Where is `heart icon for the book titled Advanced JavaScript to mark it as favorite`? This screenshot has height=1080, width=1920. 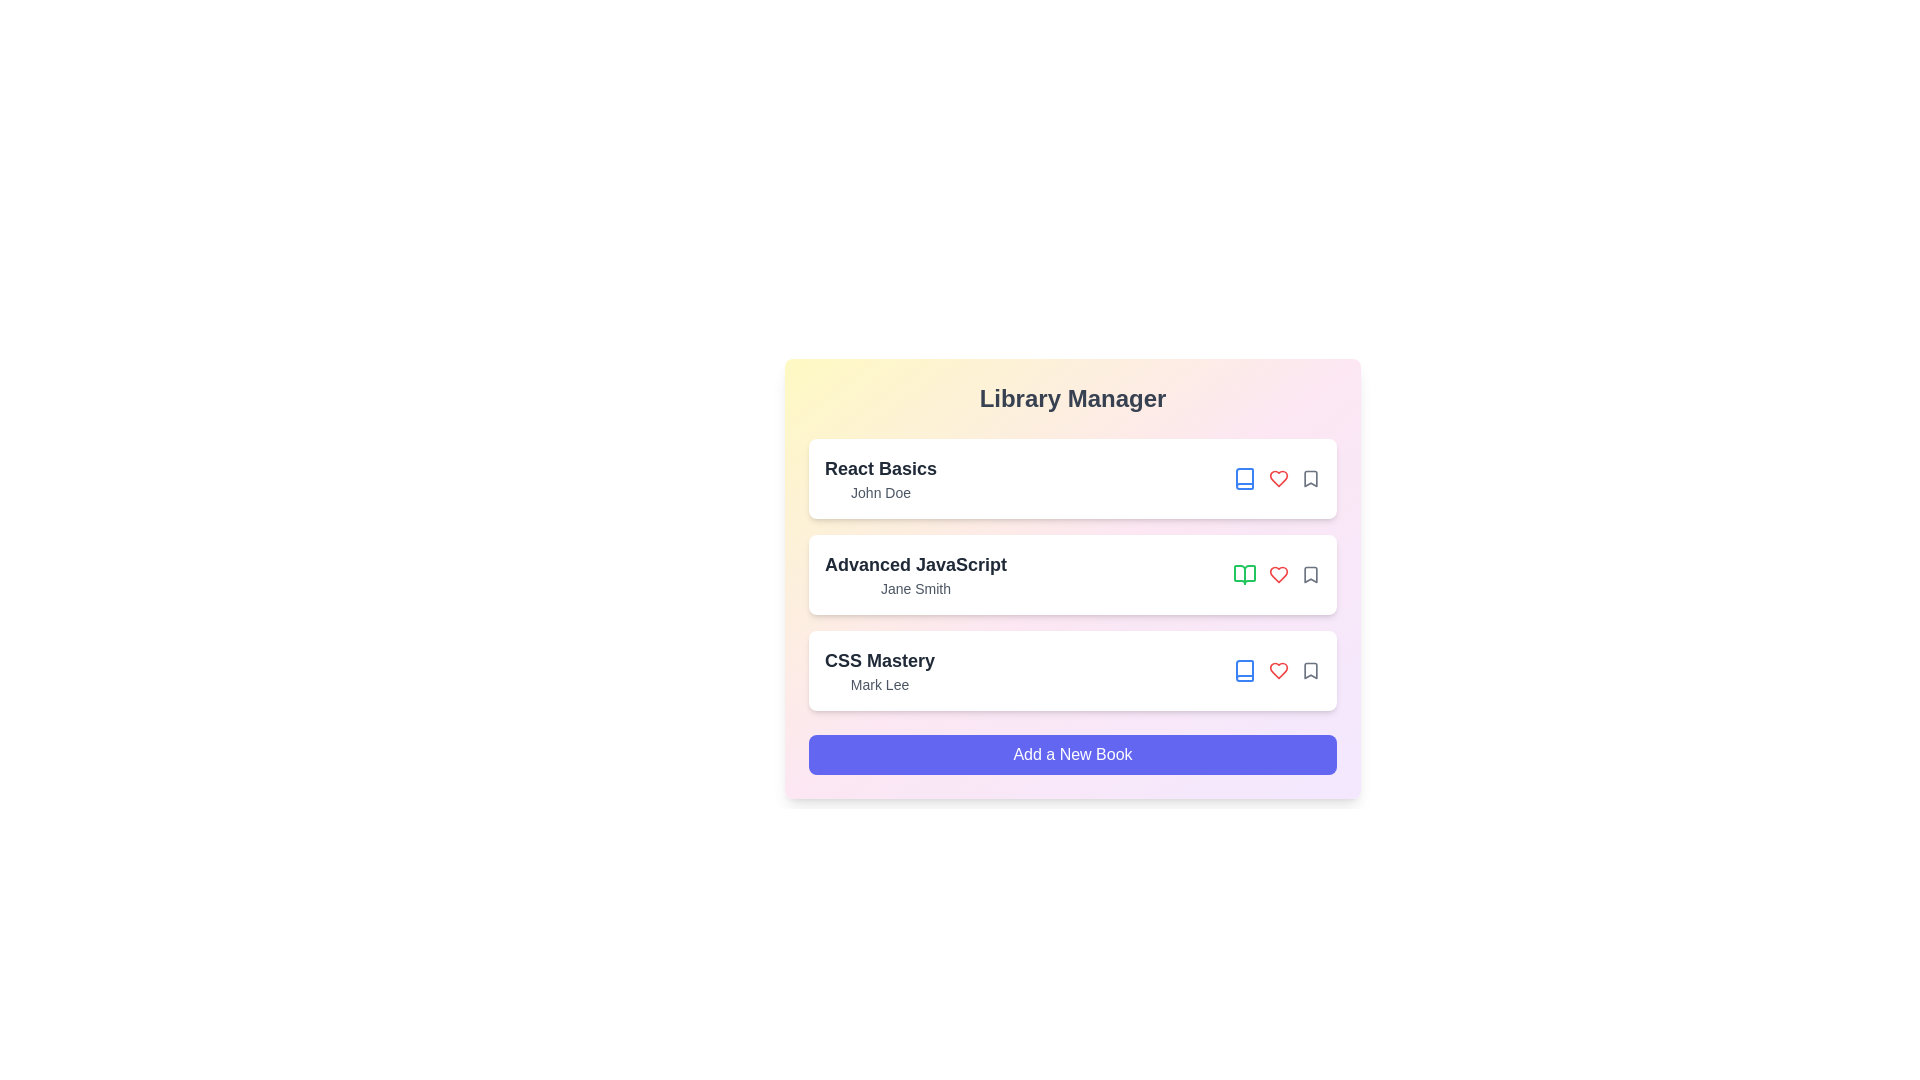
heart icon for the book titled Advanced JavaScript to mark it as favorite is located at coordinates (1277, 574).